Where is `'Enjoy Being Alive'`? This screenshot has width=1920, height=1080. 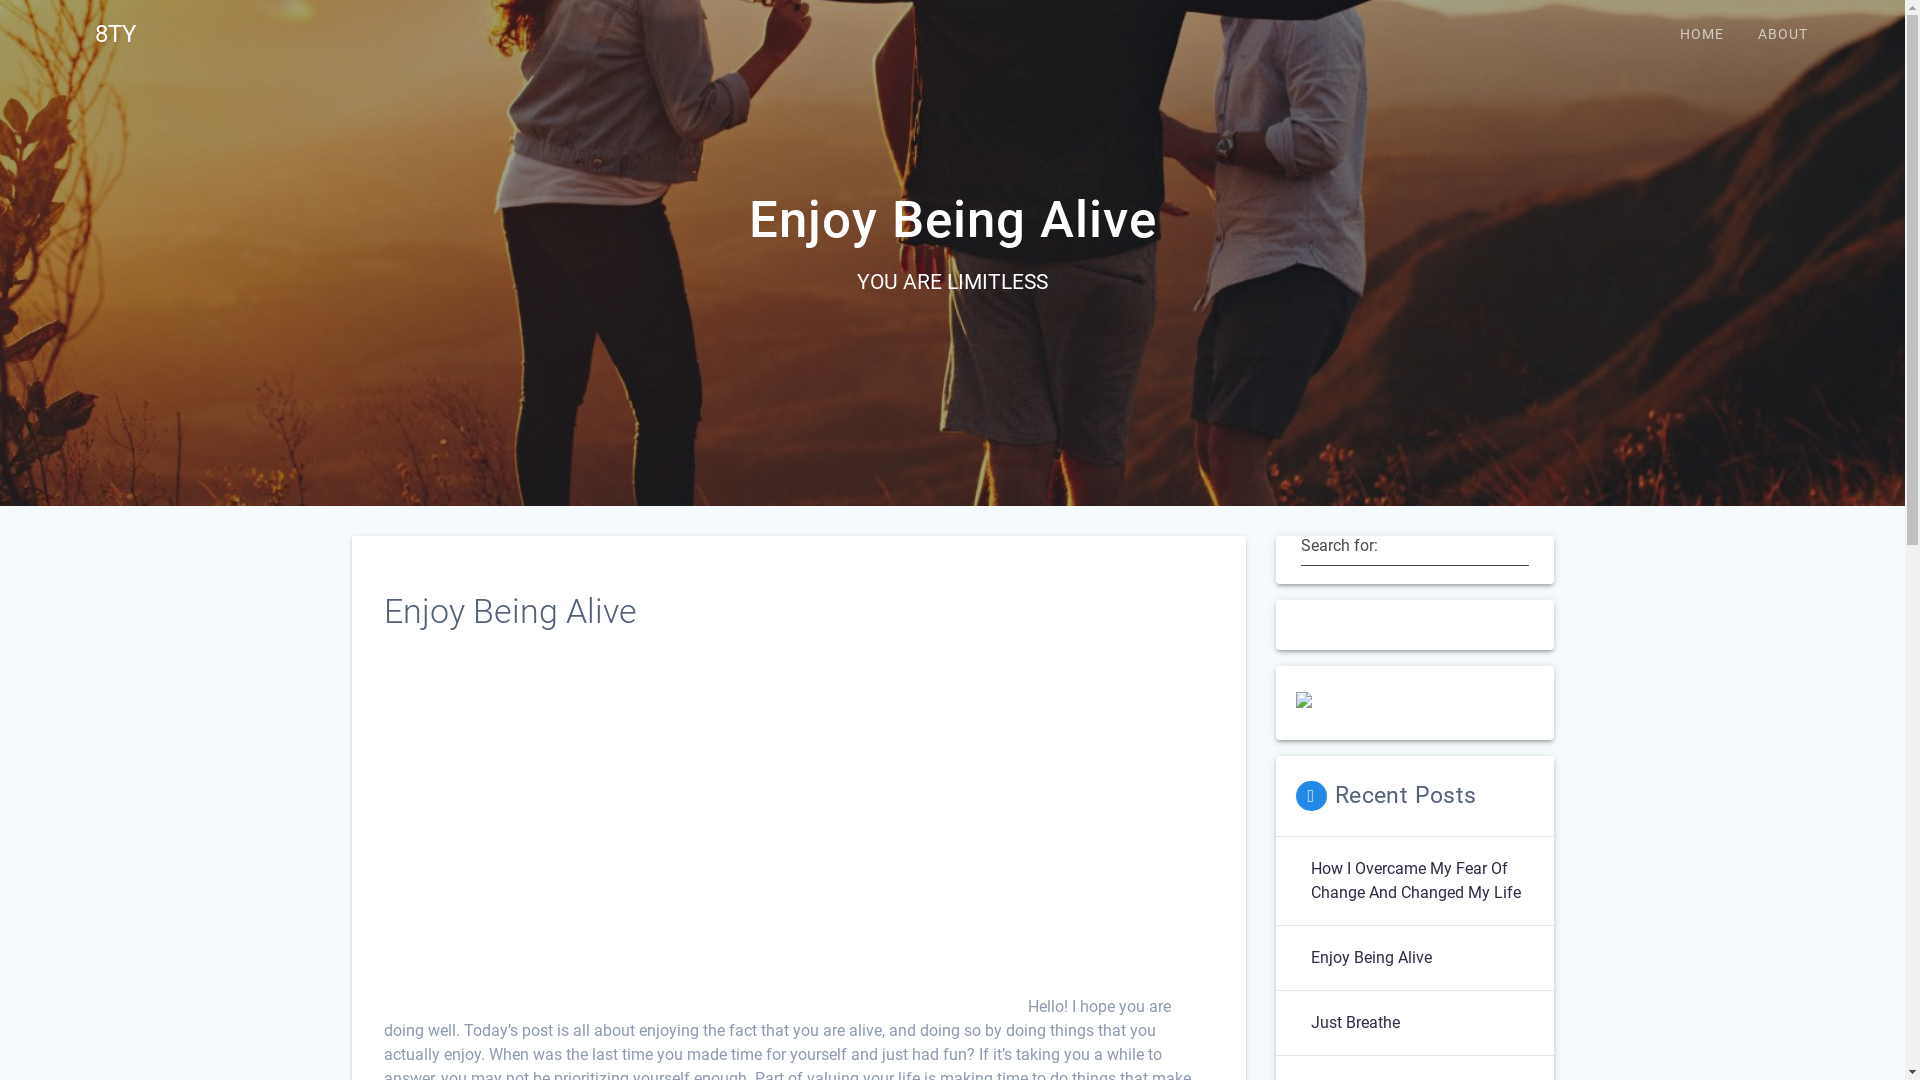
'Enjoy Being Alive' is located at coordinates (1300, 956).